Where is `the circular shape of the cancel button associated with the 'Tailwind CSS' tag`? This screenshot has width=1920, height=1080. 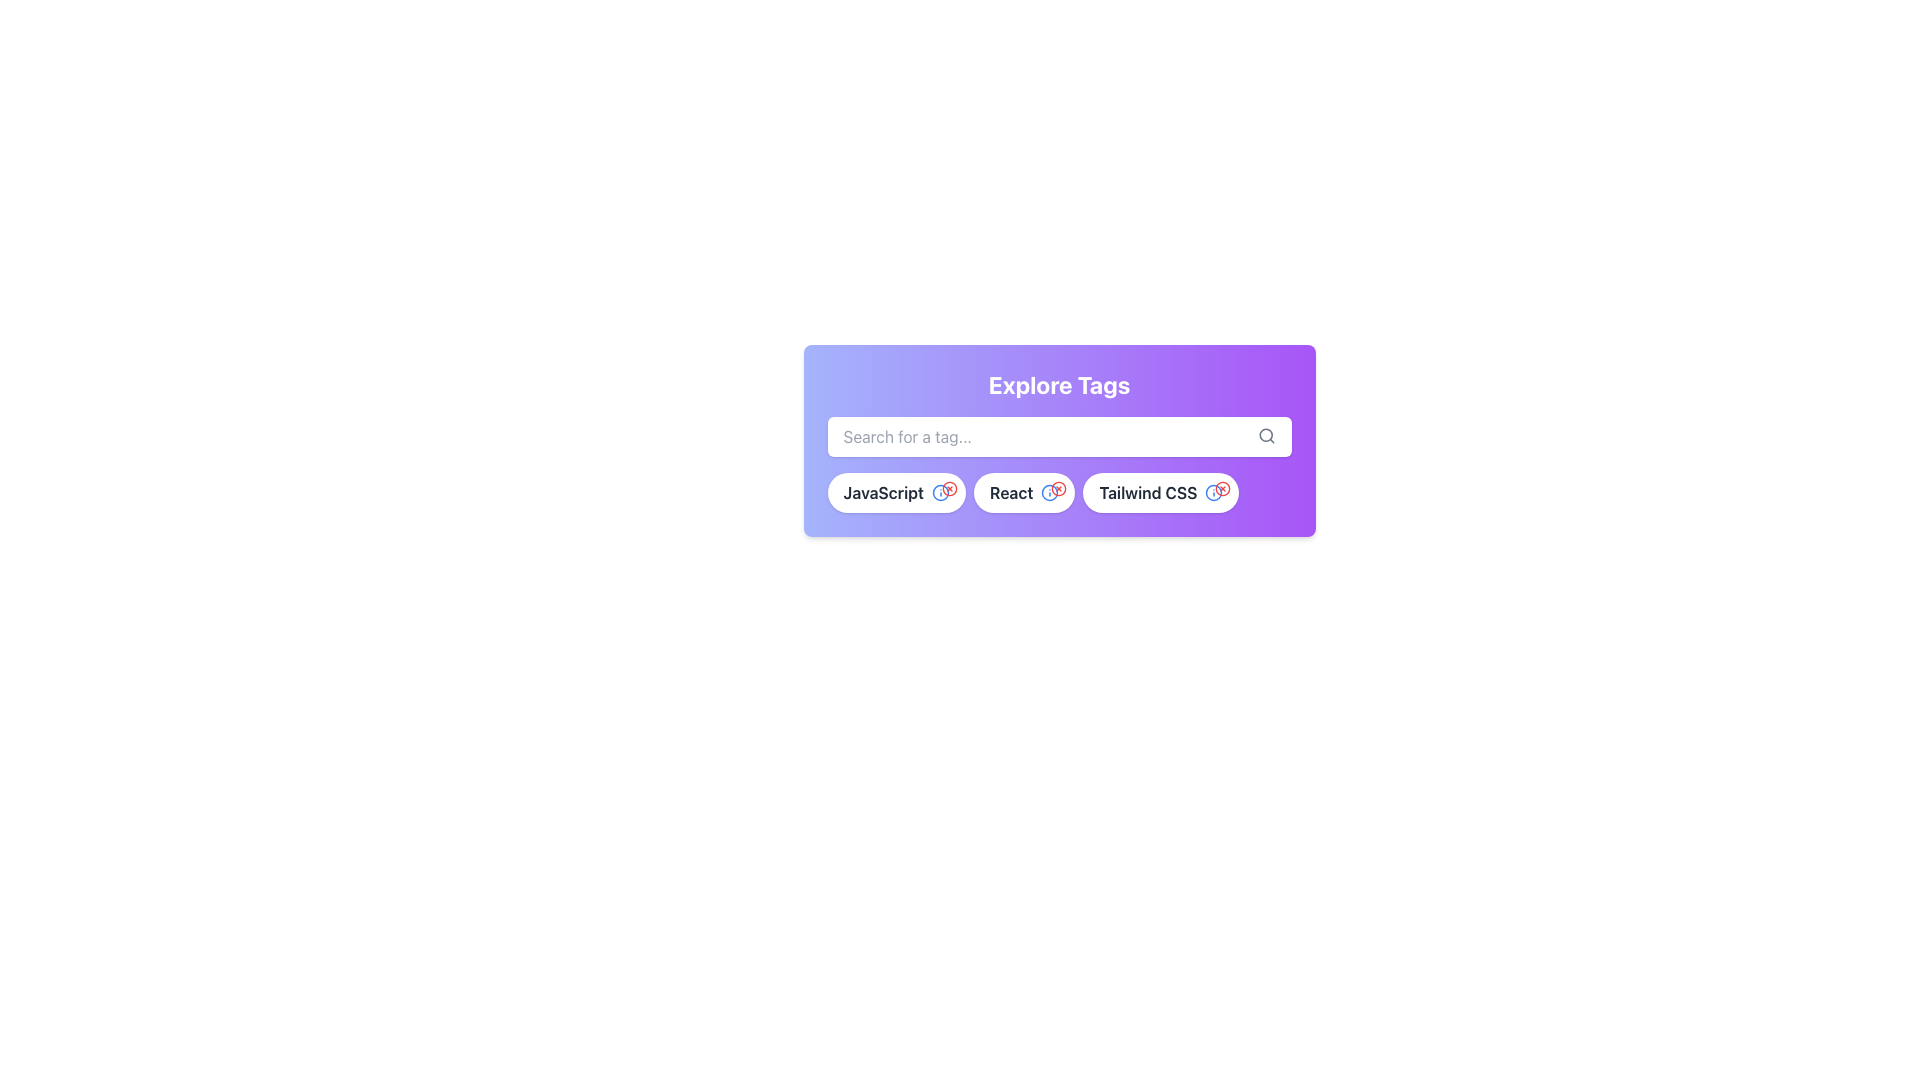 the circular shape of the cancel button associated with the 'Tailwind CSS' tag is located at coordinates (1222, 489).